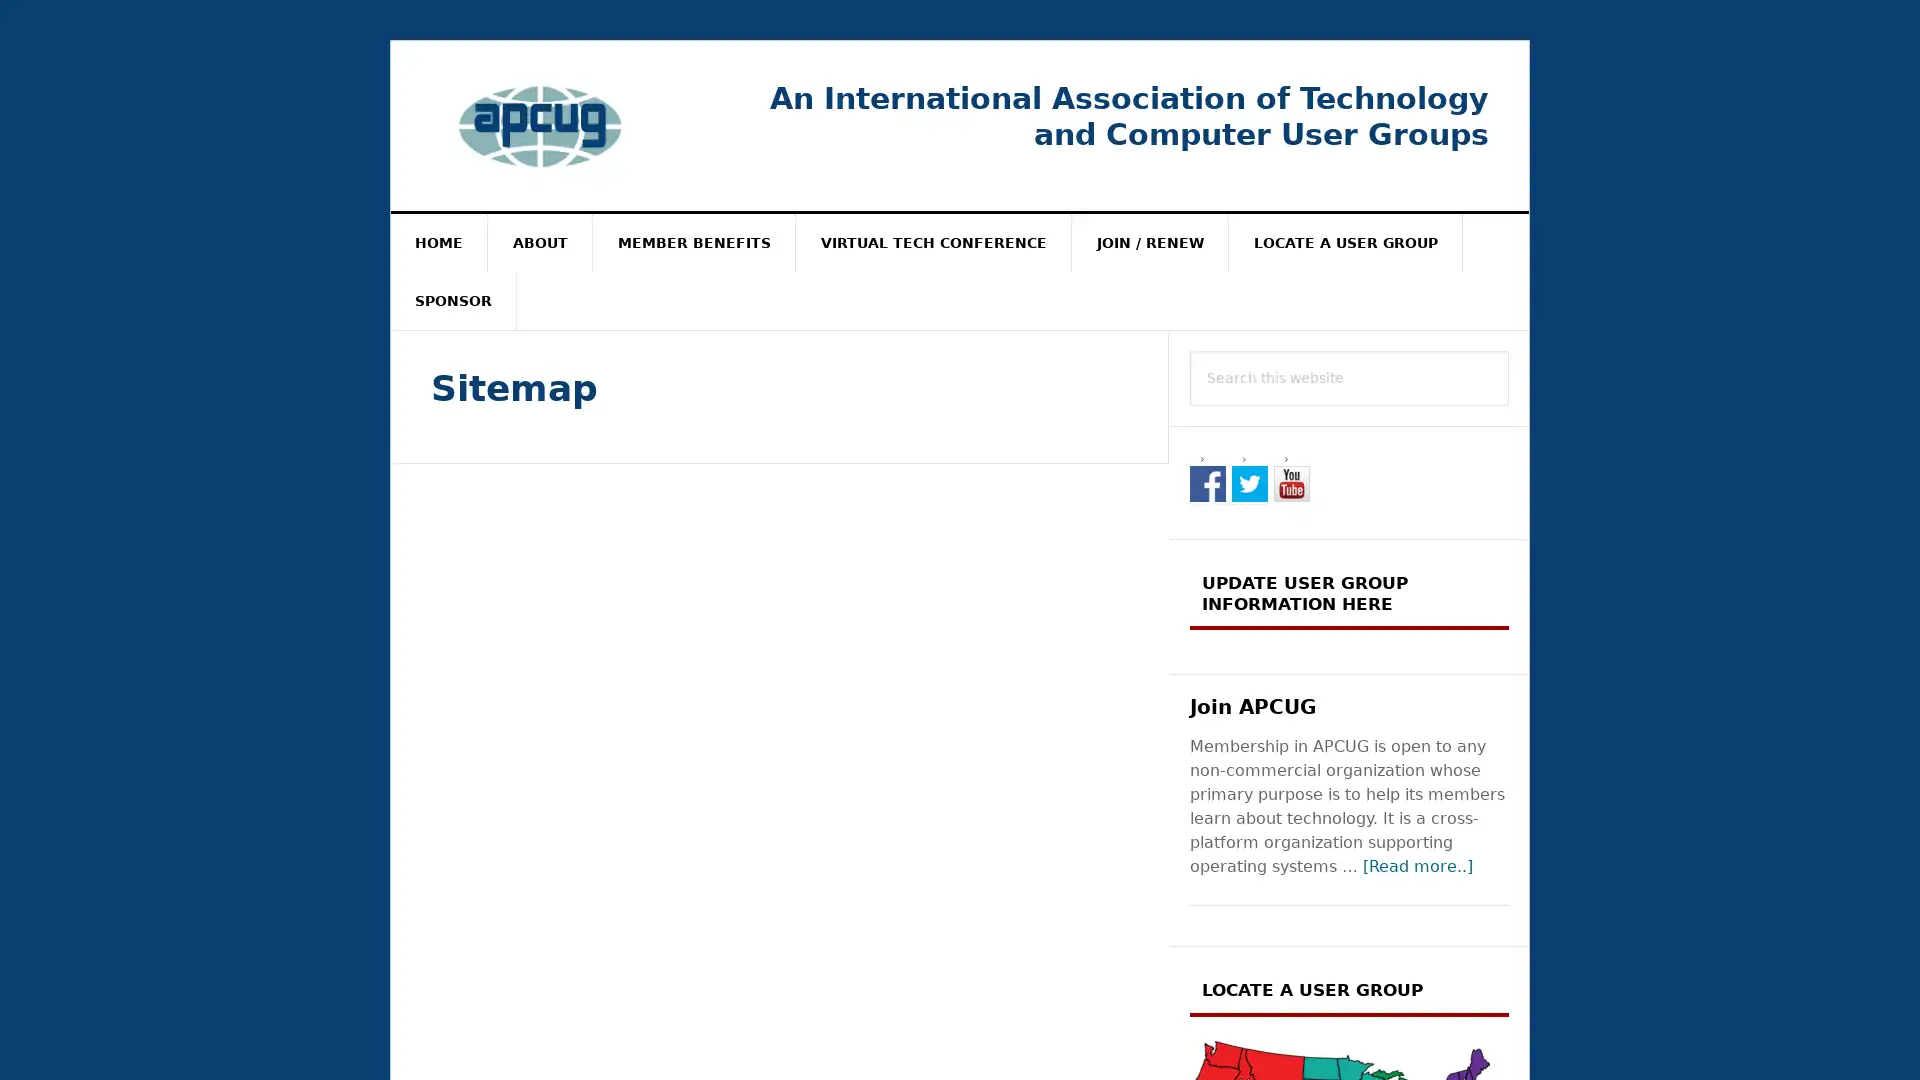 Image resolution: width=1920 pixels, height=1080 pixels. I want to click on Search, so click(1509, 349).